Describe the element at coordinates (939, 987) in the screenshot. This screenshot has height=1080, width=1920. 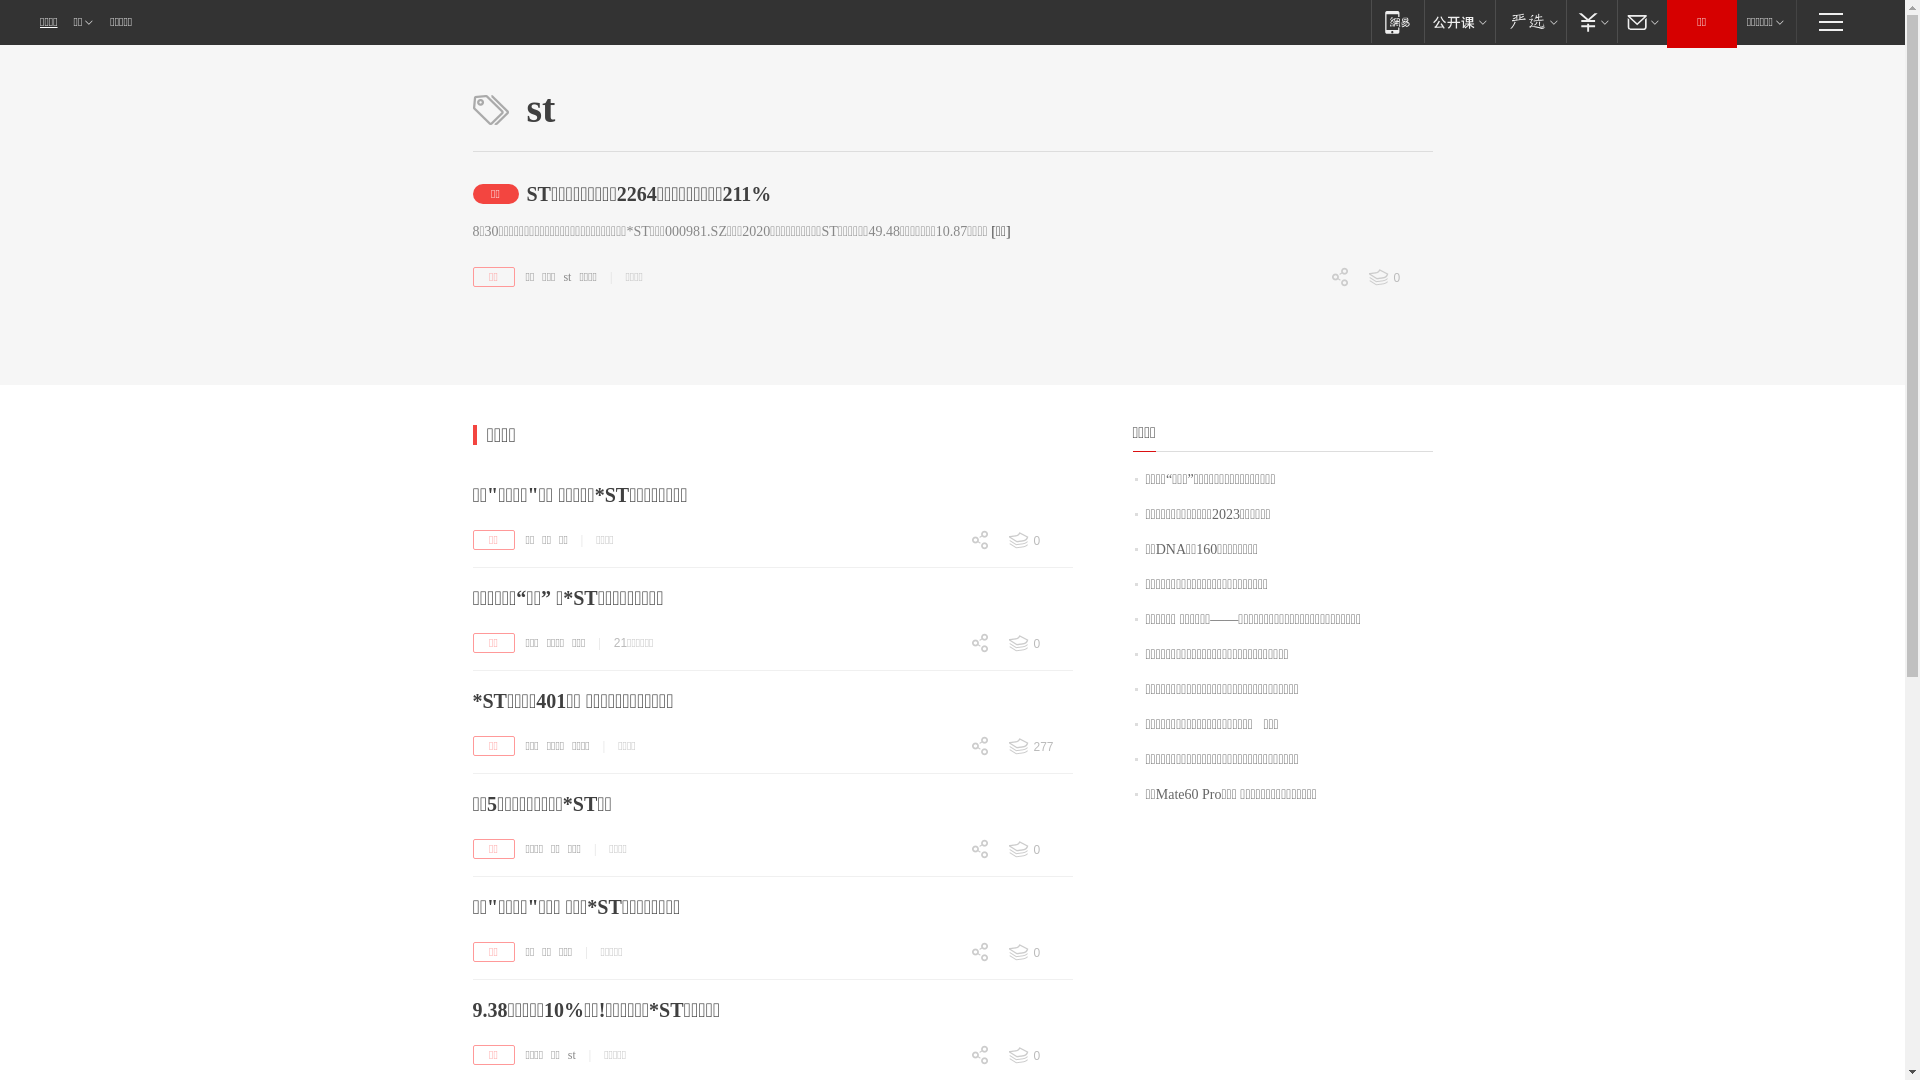
I see `'0'` at that location.